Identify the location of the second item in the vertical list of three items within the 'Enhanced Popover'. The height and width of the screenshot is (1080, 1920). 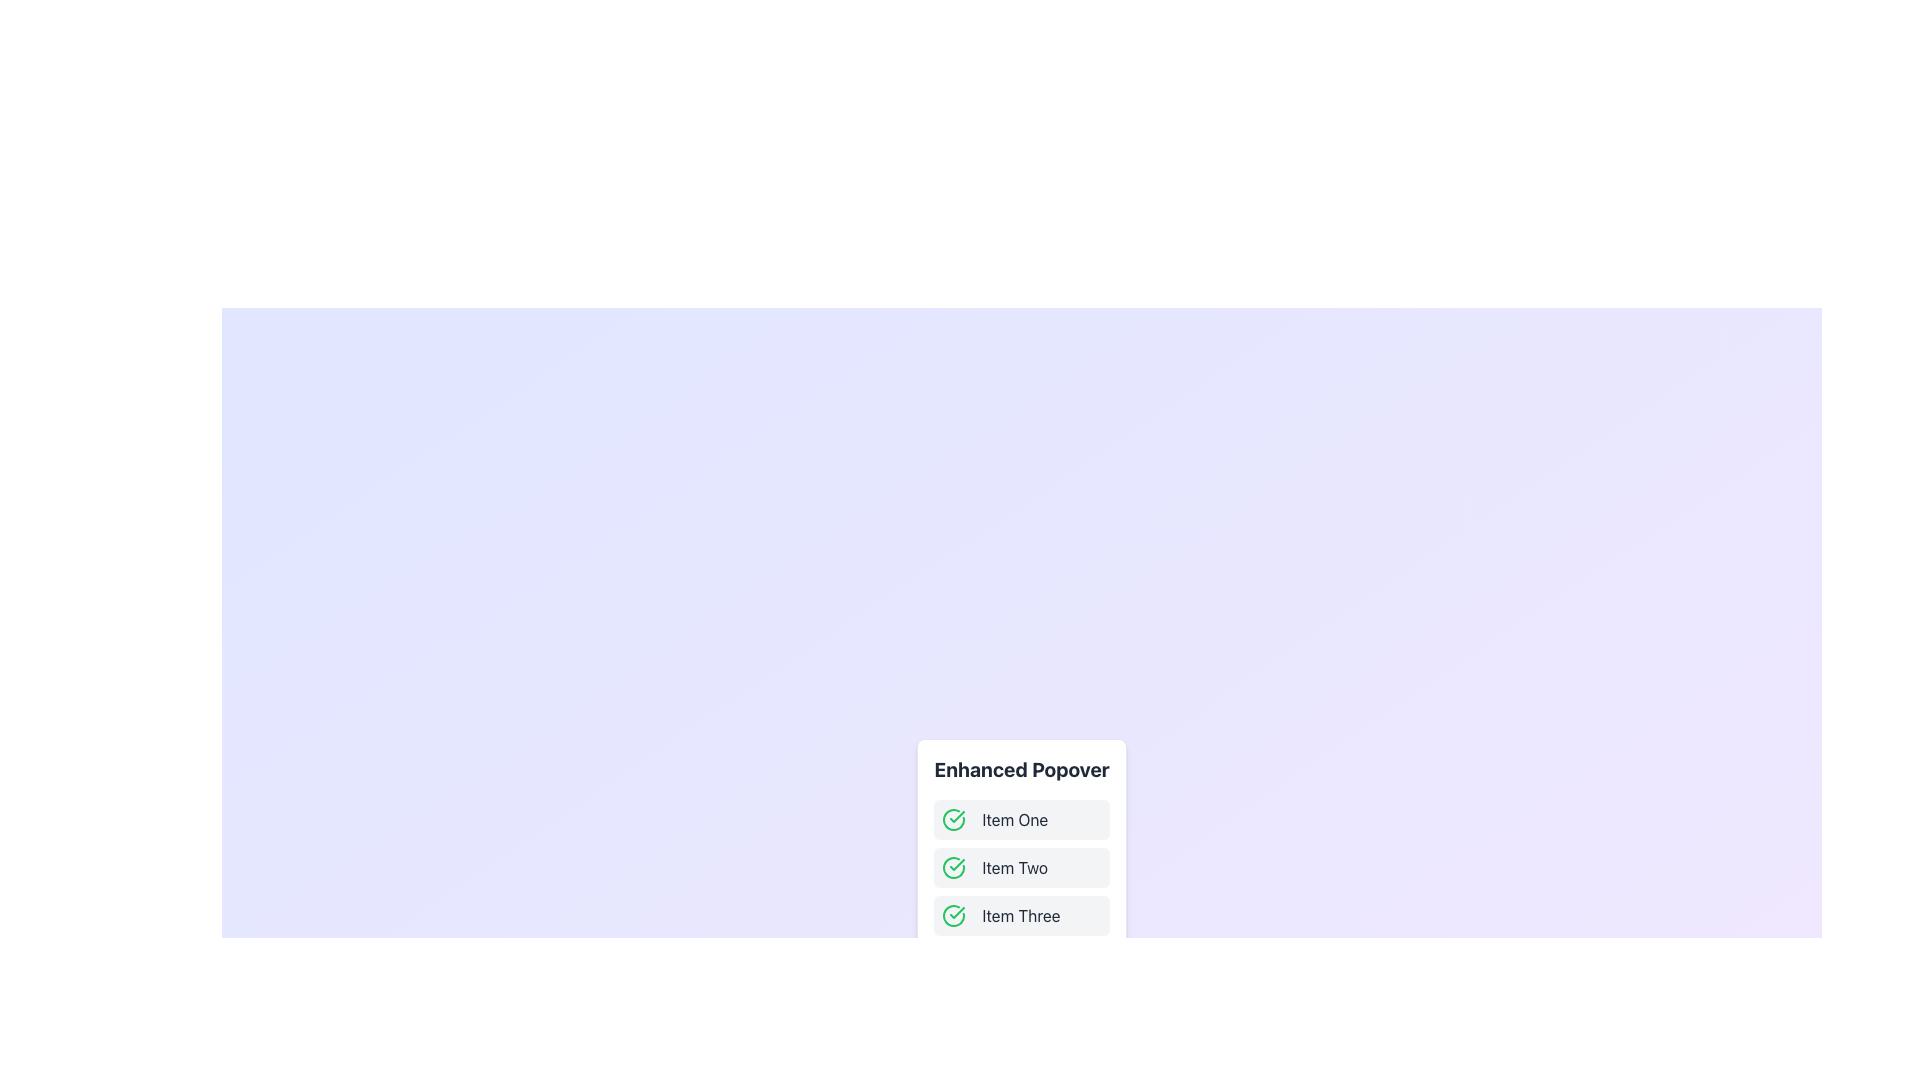
(1022, 866).